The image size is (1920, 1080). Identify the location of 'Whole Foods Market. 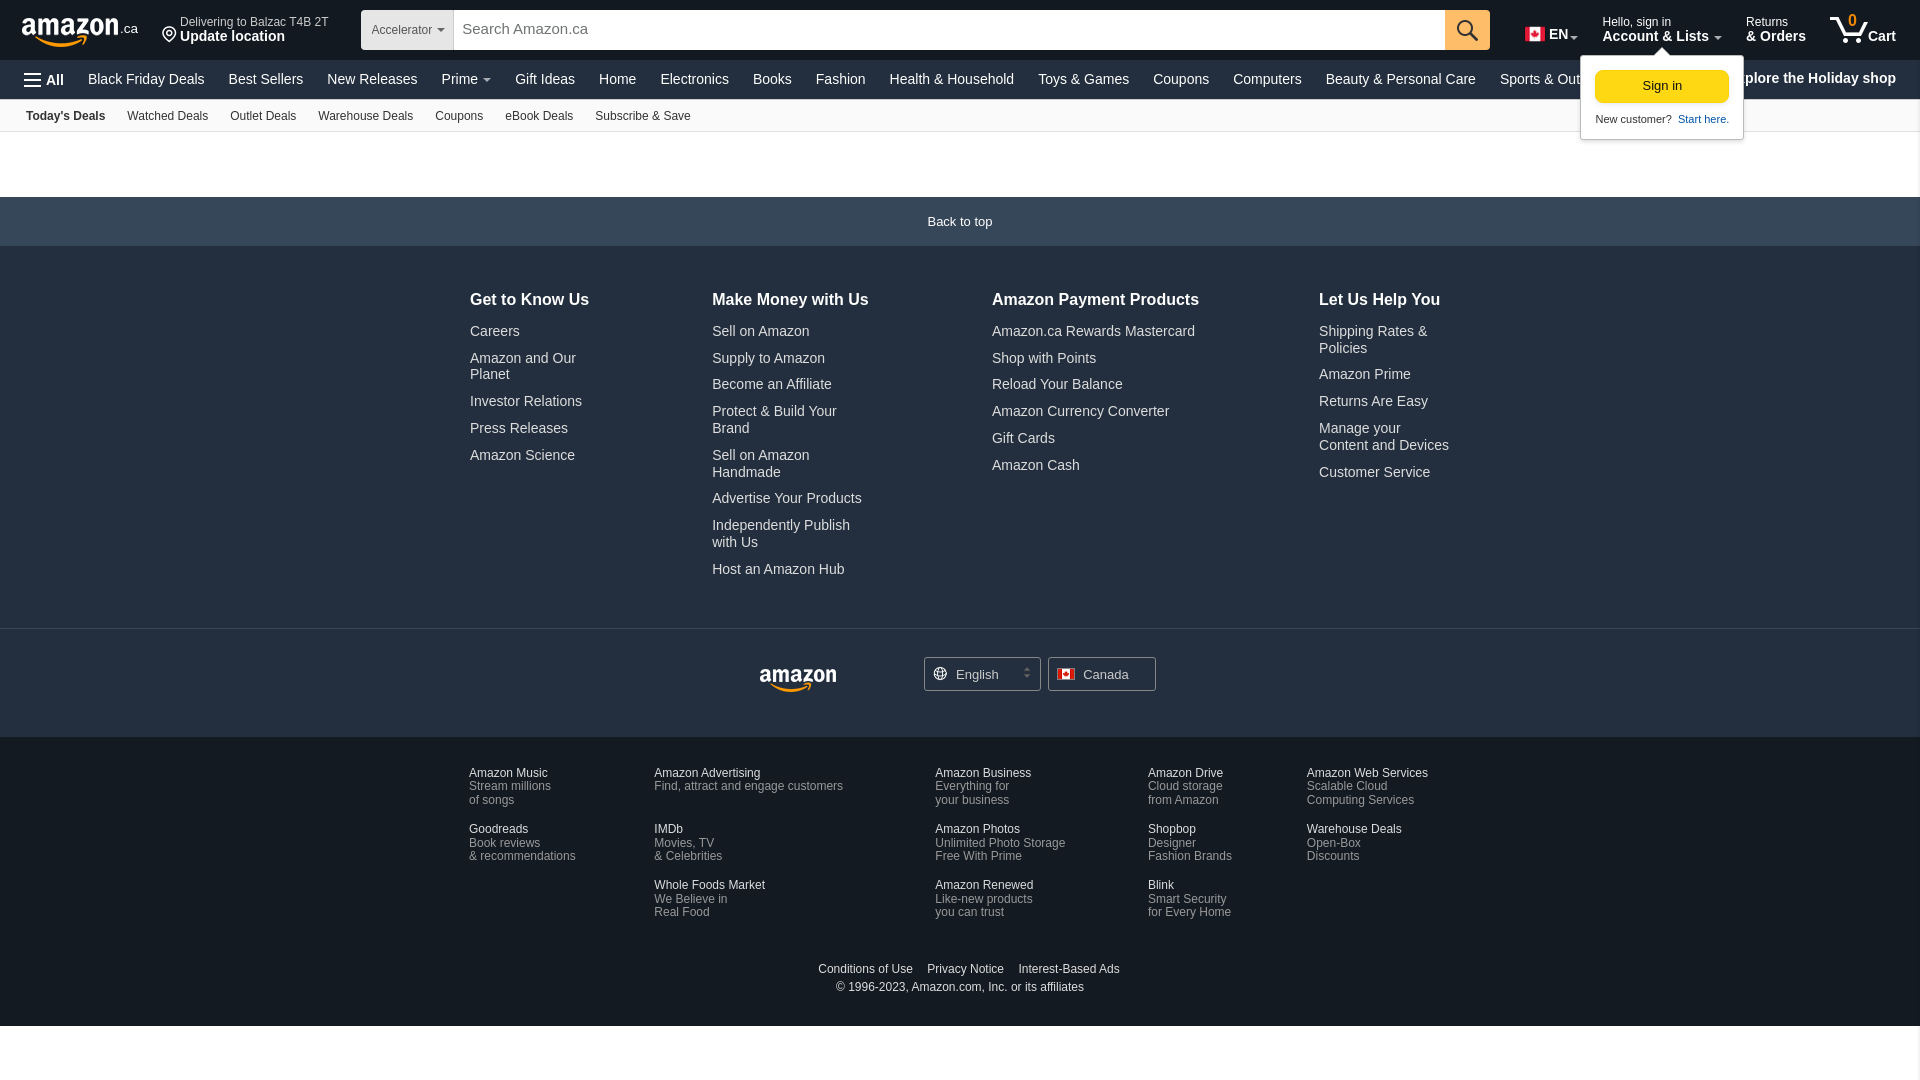
(709, 897).